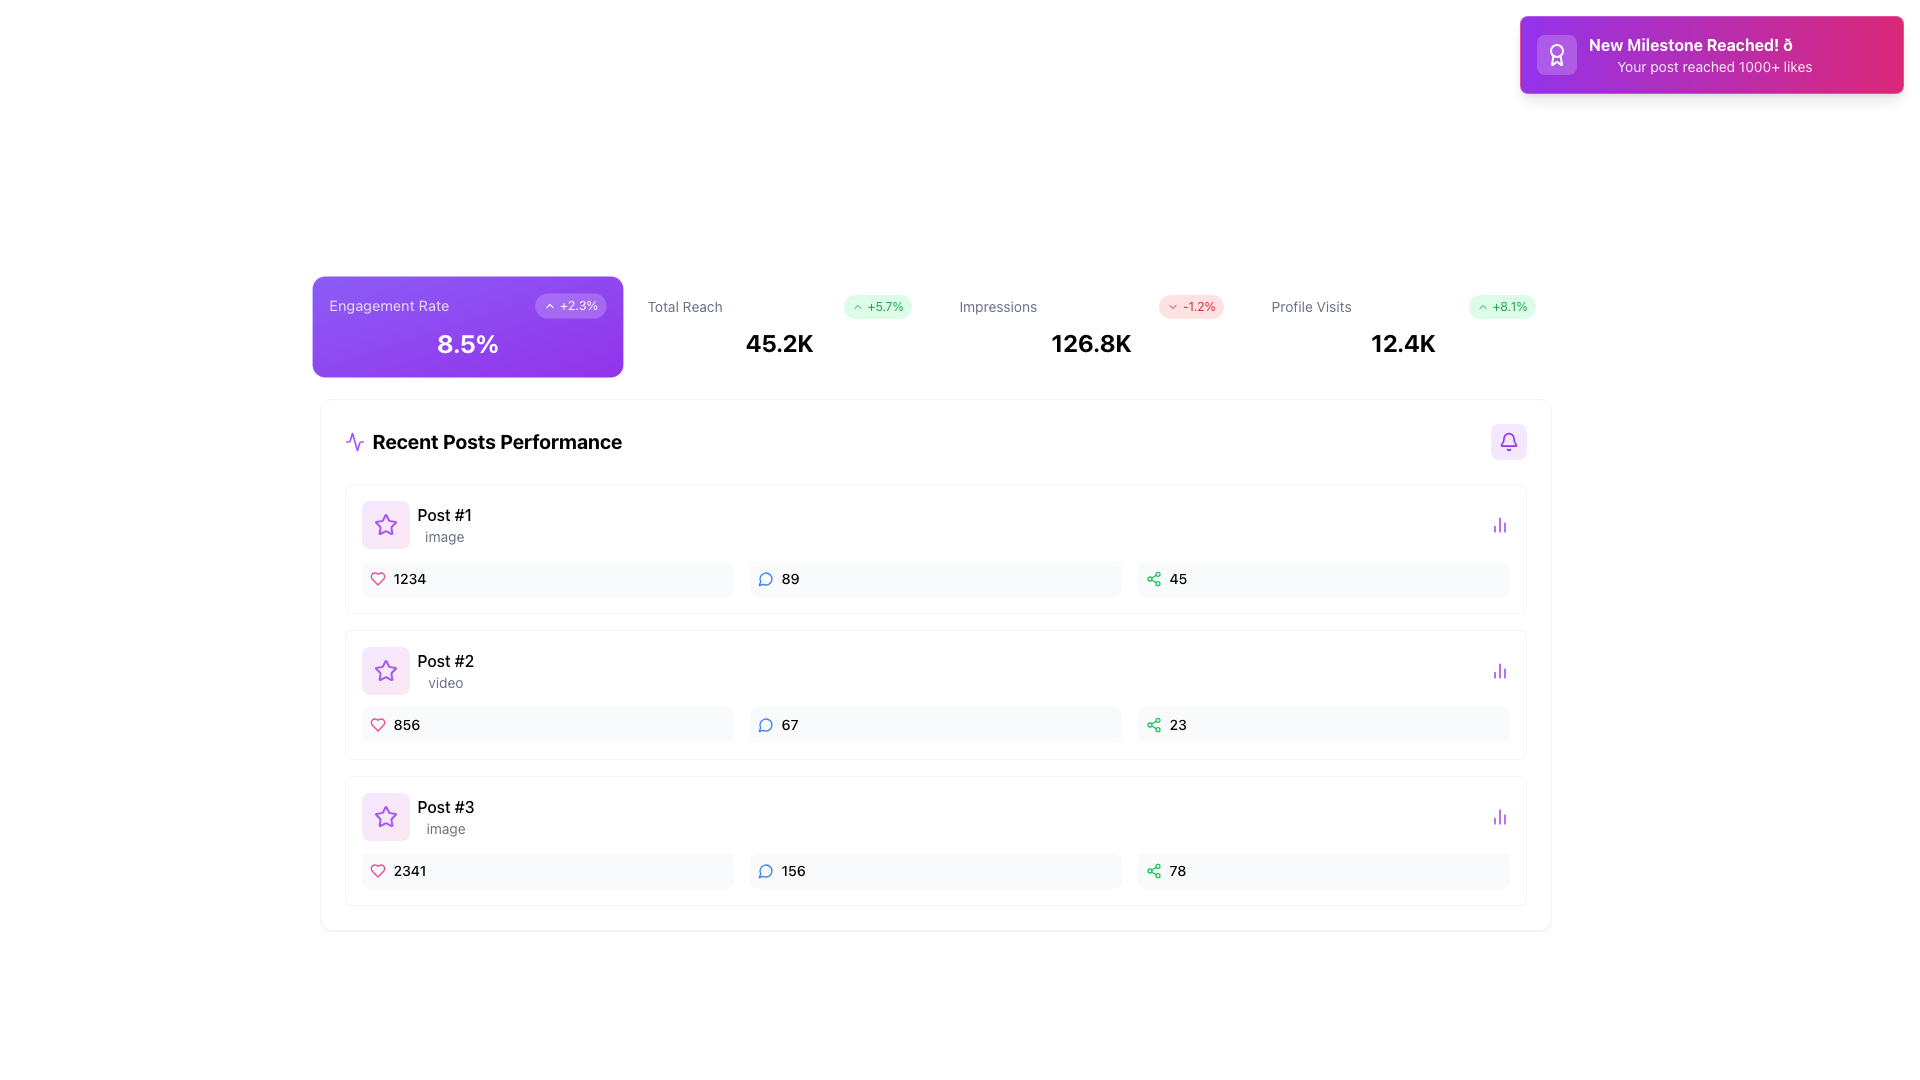 Image resolution: width=1920 pixels, height=1080 pixels. I want to click on value displayed in the text widget showing the number '856', which is located below 'Post #2' and to the right of the pink heart icon, so click(405, 725).